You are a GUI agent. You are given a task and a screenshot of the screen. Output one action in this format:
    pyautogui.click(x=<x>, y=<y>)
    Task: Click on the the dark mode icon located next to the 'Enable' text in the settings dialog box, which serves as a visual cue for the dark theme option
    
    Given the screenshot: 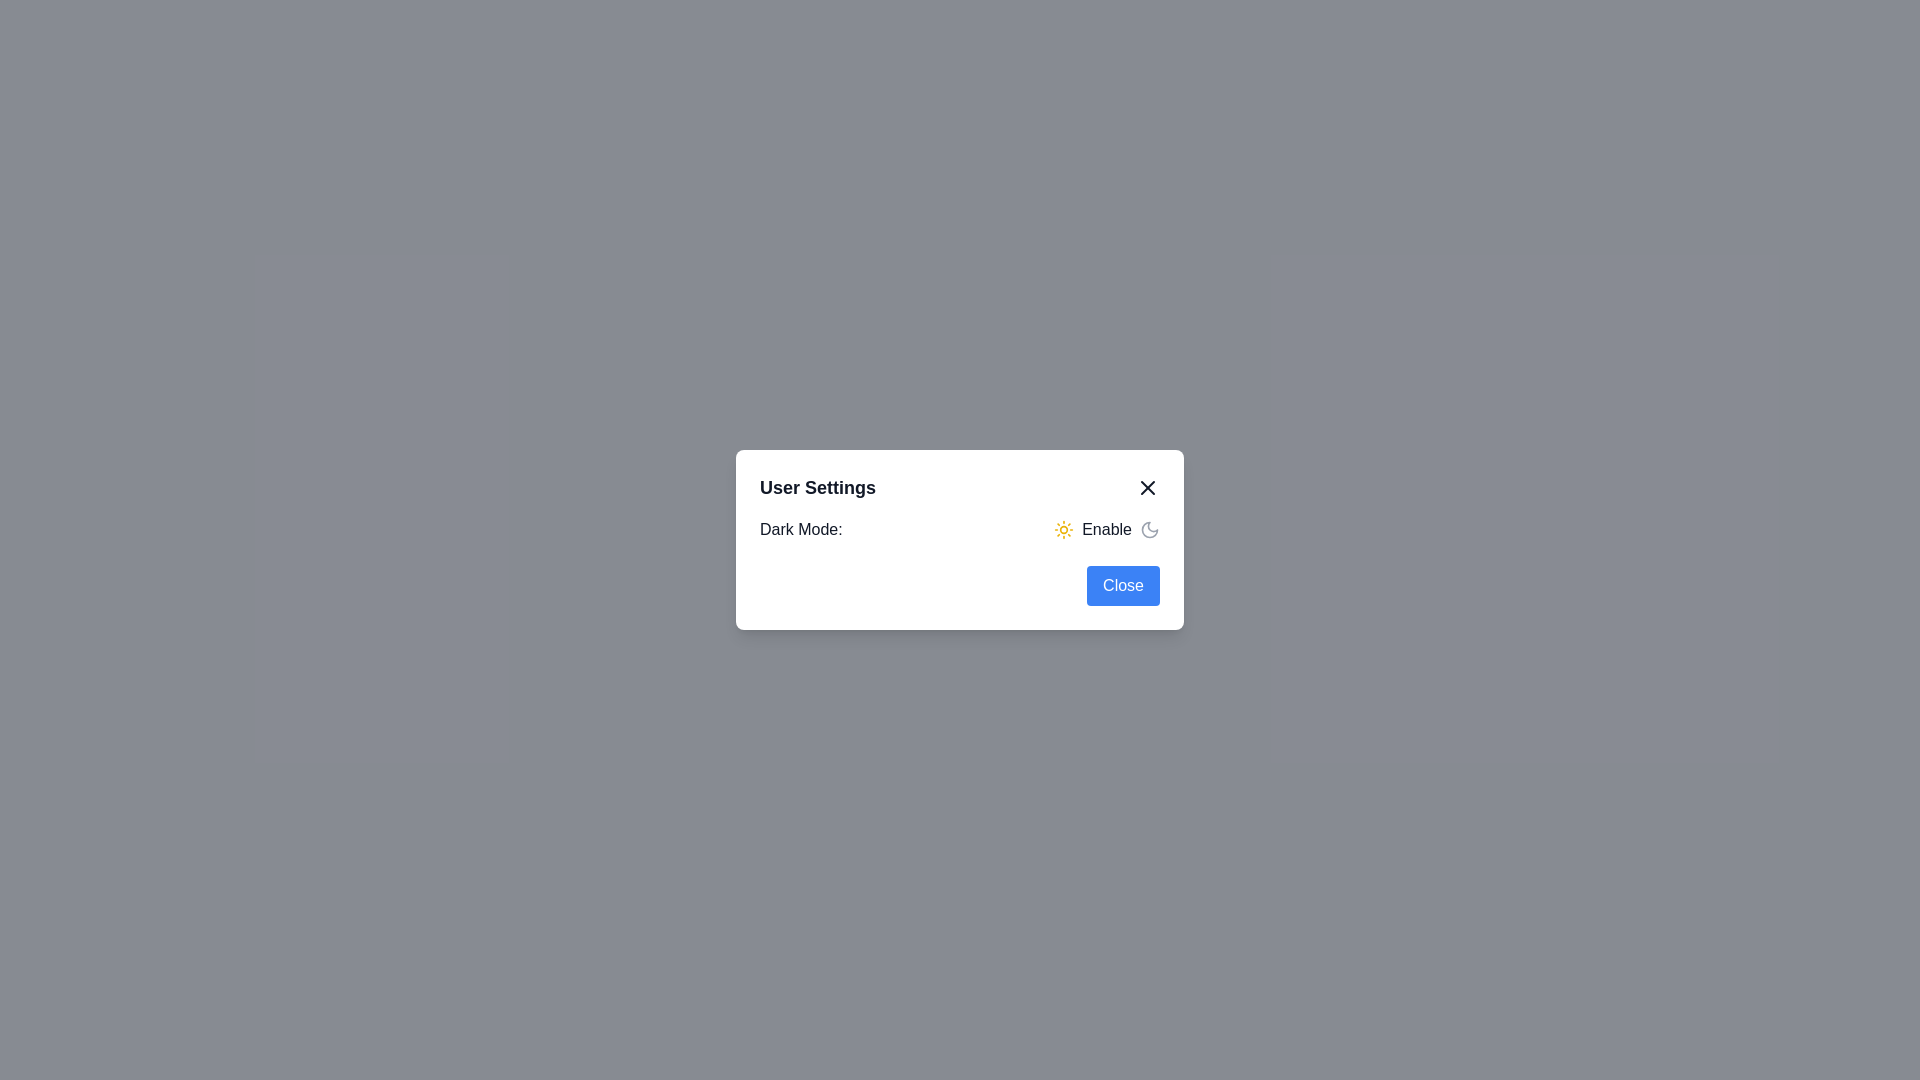 What is the action you would take?
    pyautogui.click(x=1150, y=528)
    